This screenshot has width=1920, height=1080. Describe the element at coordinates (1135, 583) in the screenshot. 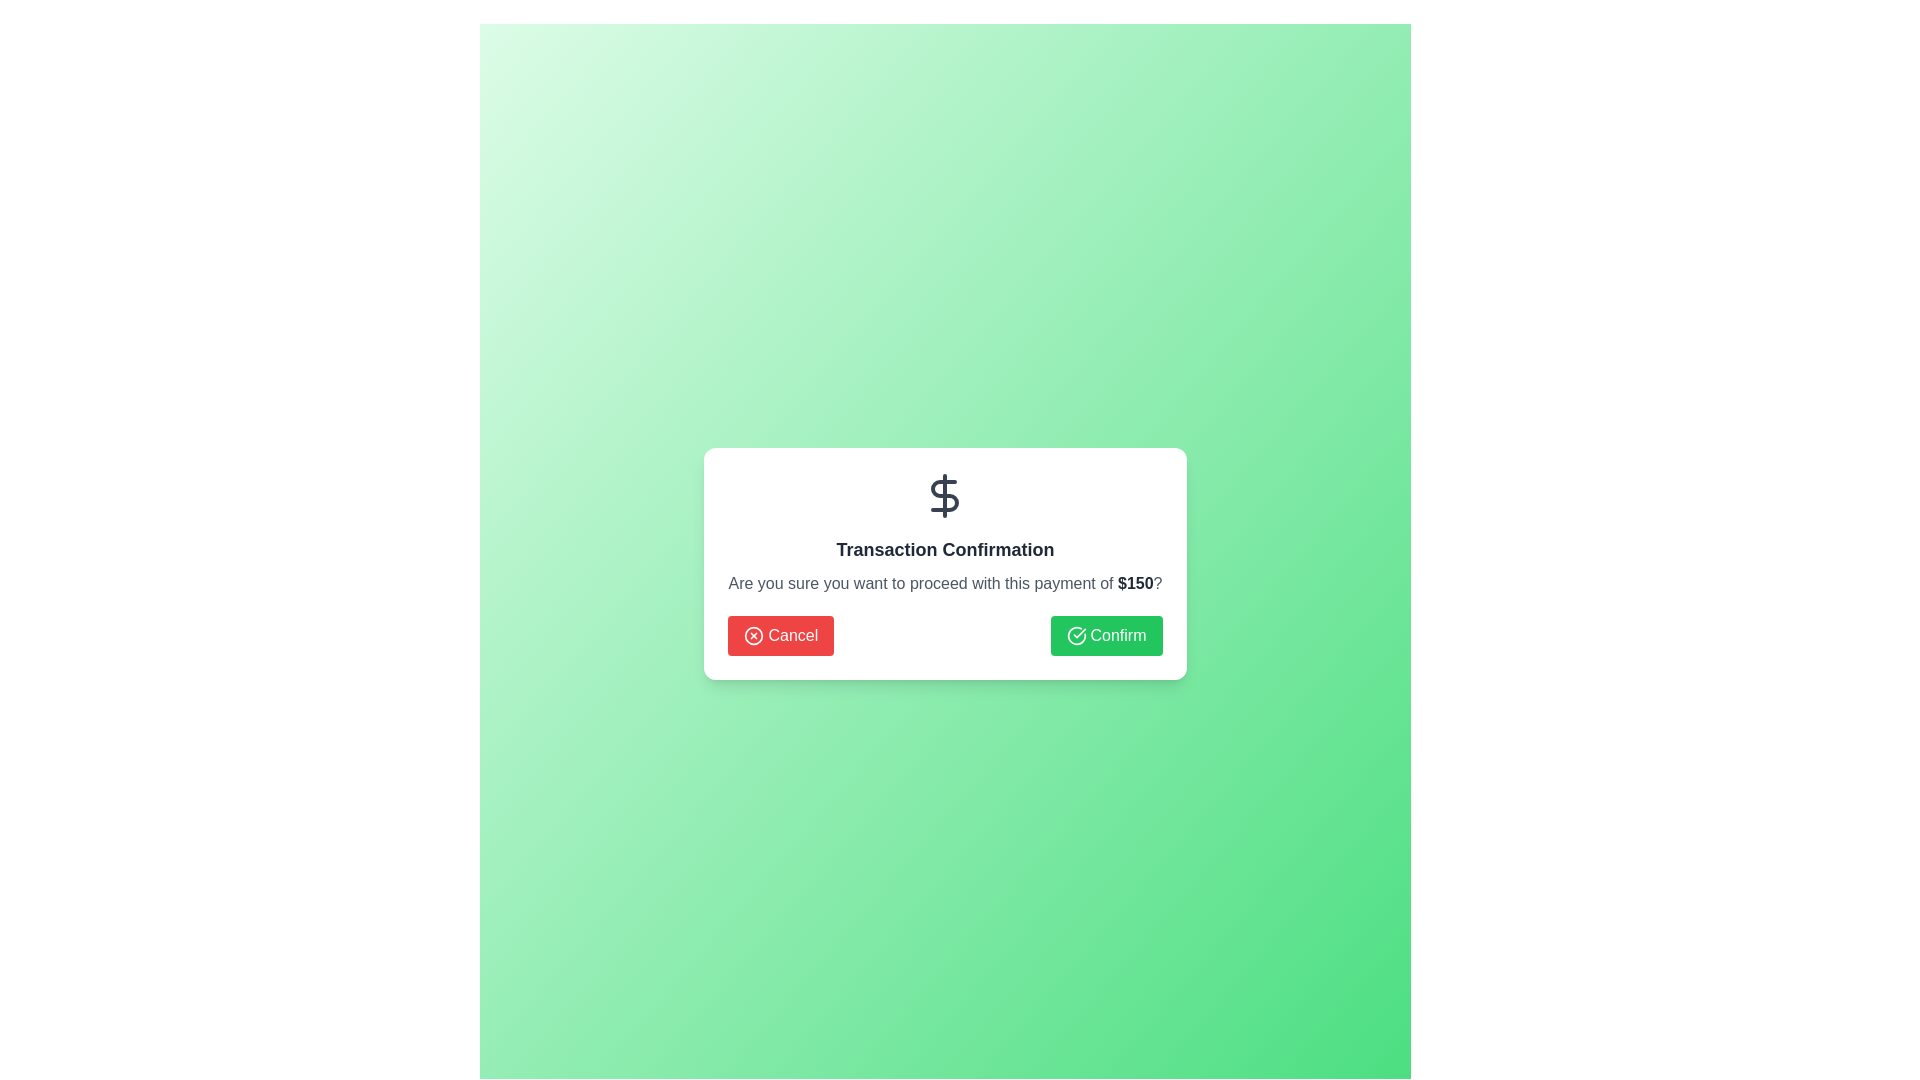

I see `amount displayed in the Text label indicating the payment of $150 in the Transaction Confirmation panel, positioned beneath the title and near the Cancel and Confirm buttons` at that location.